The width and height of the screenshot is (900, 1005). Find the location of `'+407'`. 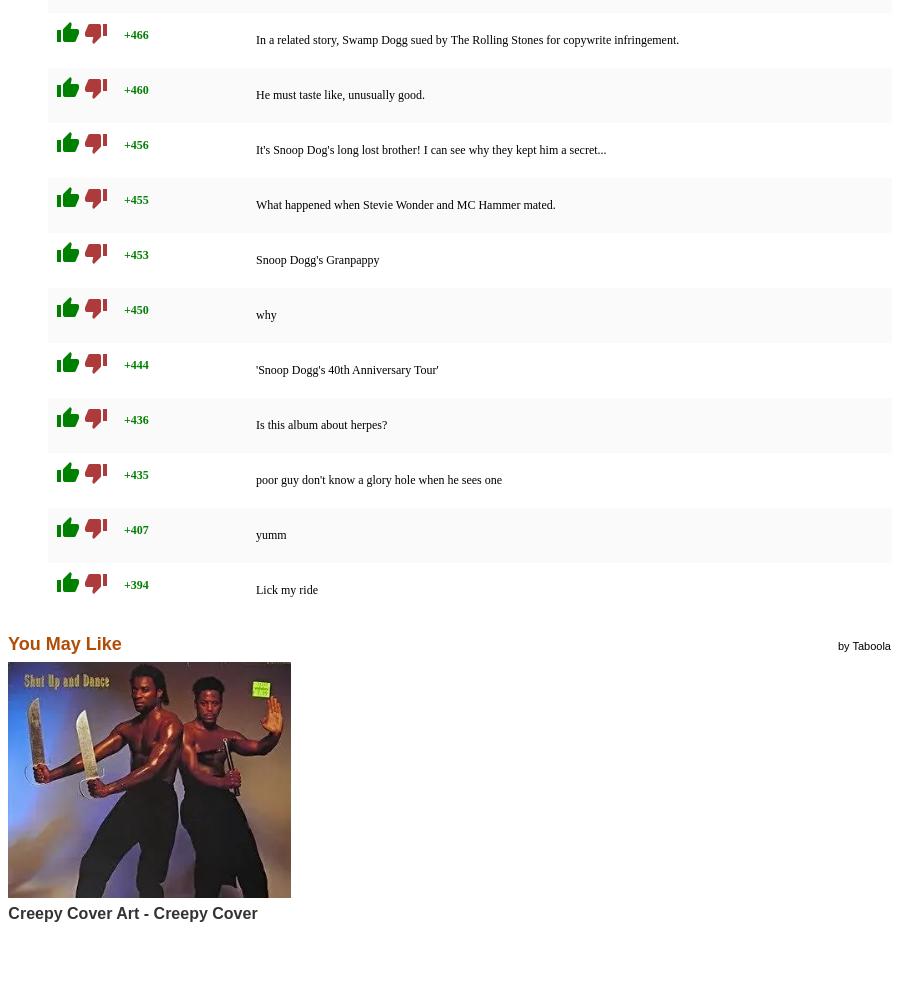

'+407' is located at coordinates (135, 528).